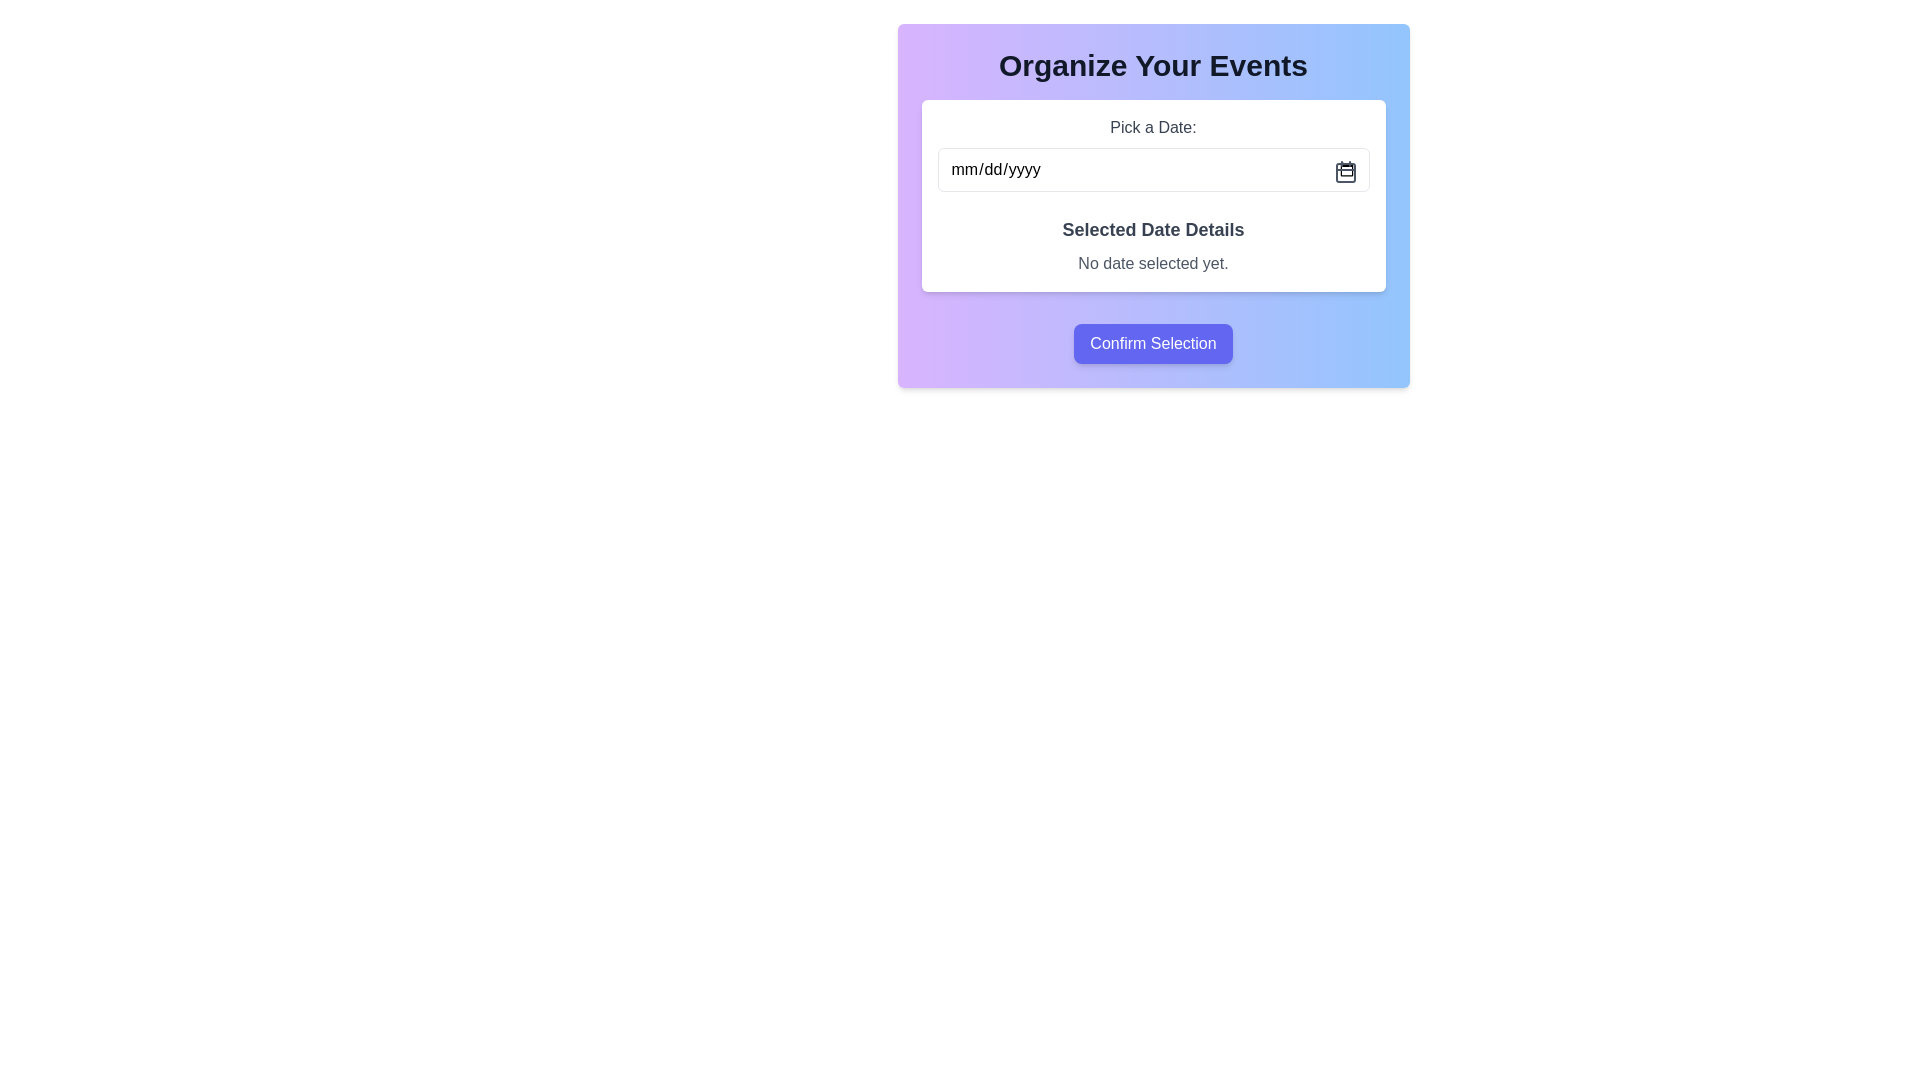  Describe the element at coordinates (1153, 245) in the screenshot. I see `the Text display component that shows the status of the selected date, located within the content card between the 'Pick a Date:' input field and the 'Confirm Selection' button` at that location.